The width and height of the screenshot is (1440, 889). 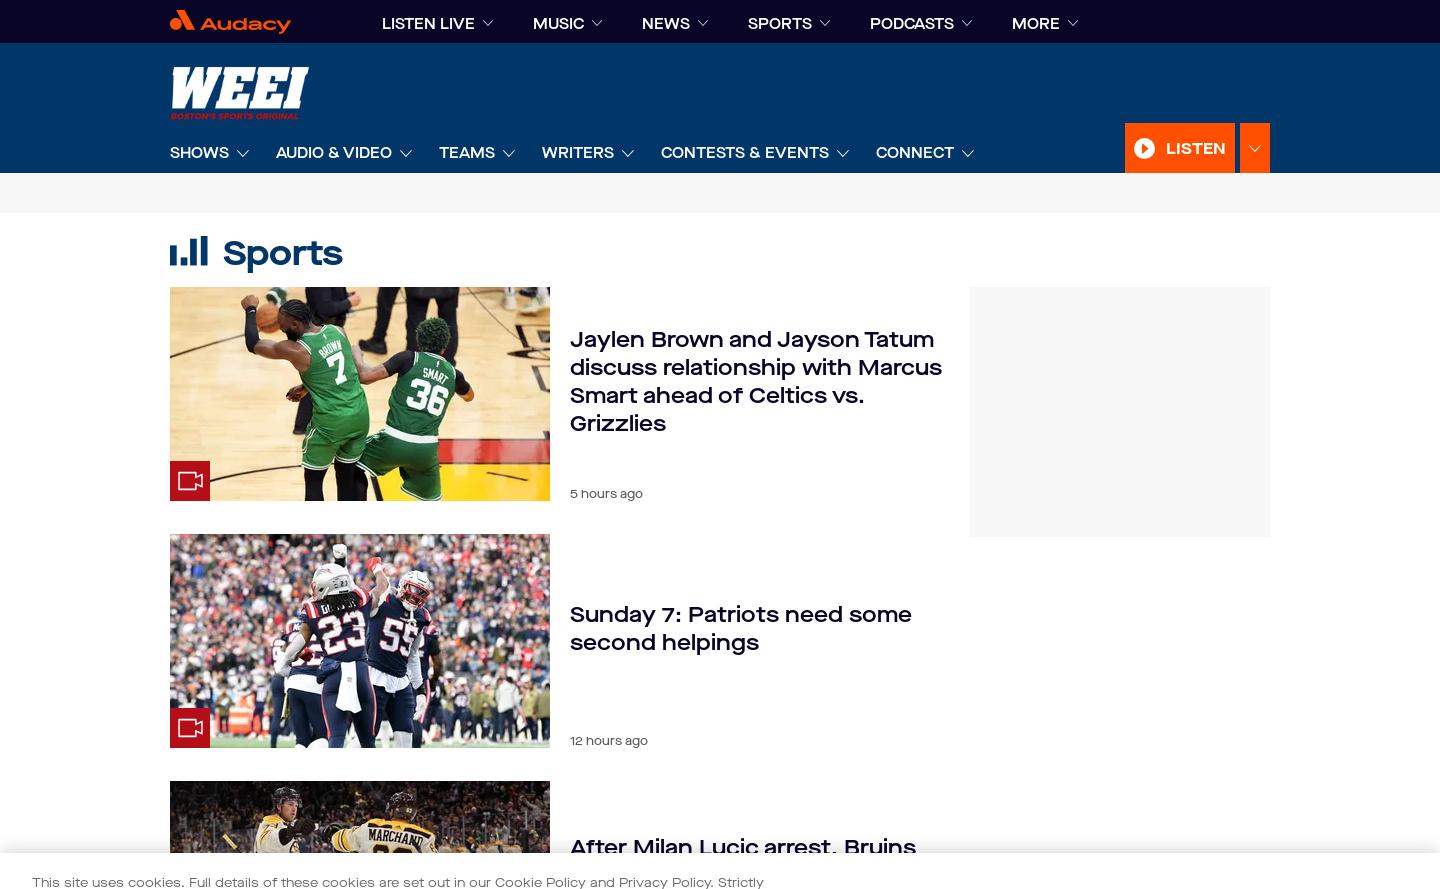 I want to click on 'Audio & Video', so click(x=275, y=152).